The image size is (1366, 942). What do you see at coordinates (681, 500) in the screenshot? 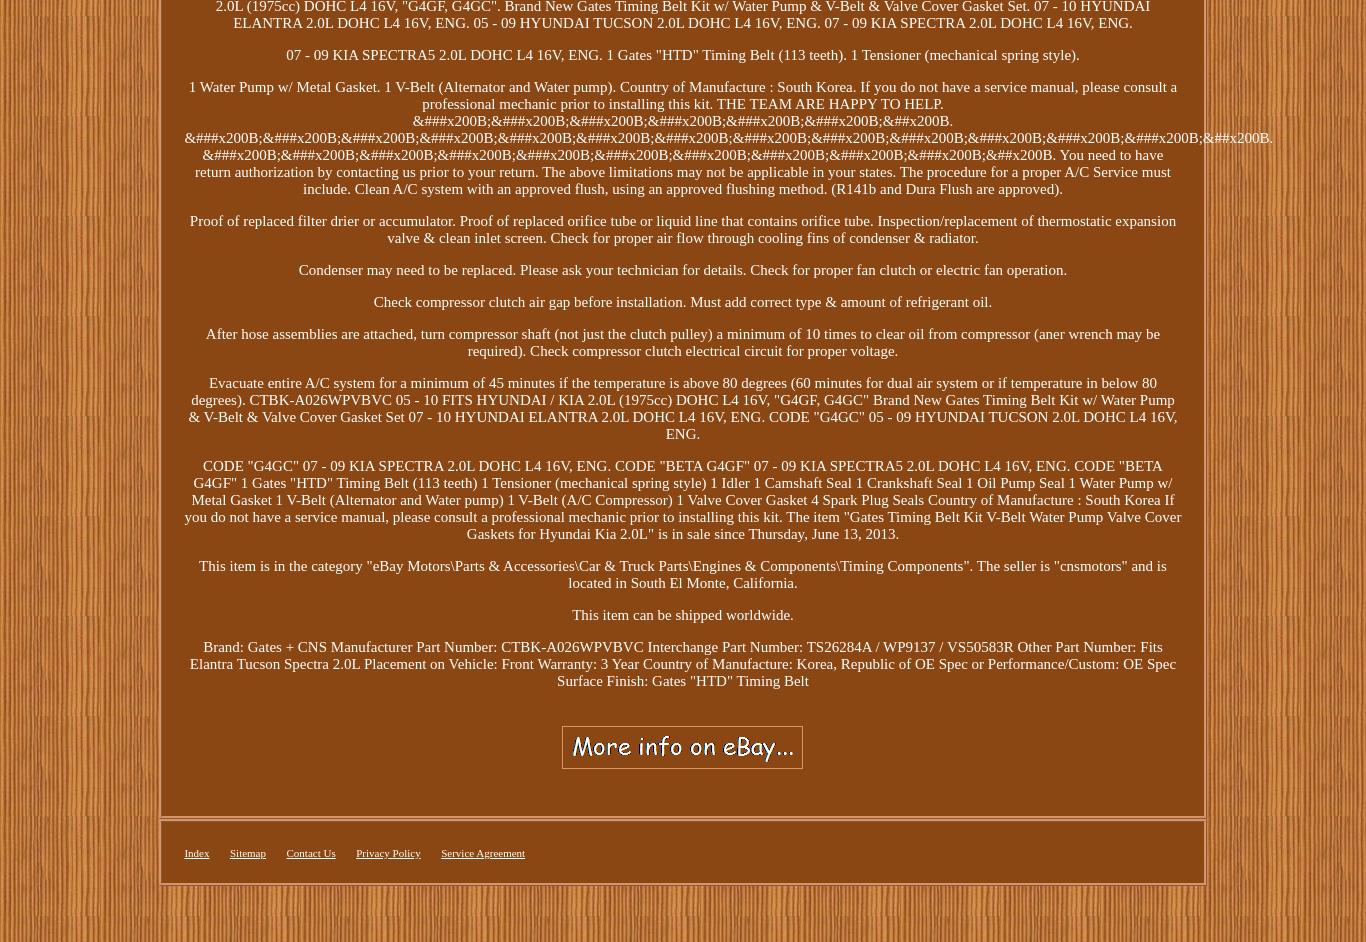
I see `'CODE "G4GC" 07 - 09 KIA SPECTRA 2.0L DOHC L4 16V, ENG. CODE "BETA G4GF" 07 - 09 KIA SPECTRA5 2.0L DOHC L4 16V, ENG. CODE "BETA G4GF" 1 Gates "HTD" Timing Belt (113 teeth) 1 Tensioner (mechanical spring style) 1 Idler 1 Camshaft Seal 1 Crankshaft Seal 1 Oil Pump Seal 1 Water Pump w/ Metal Gasket 1 V-Belt (Alternator and Water pump) 1 V-Belt (A/C Compressor) 1 Valve Cover Gasket 4 Spark Plug Seals Country of Manufacture : South Korea If you do not have a service manual, please consult a professional mechanic prior to installing this kit. The item "Gates Timing Belt Kit V-Belt Water Pump Valve Cover Gaskets for Hyundai Kia 2.0L" is in sale since Thursday, June 13, 2013.'` at bounding box center [681, 500].